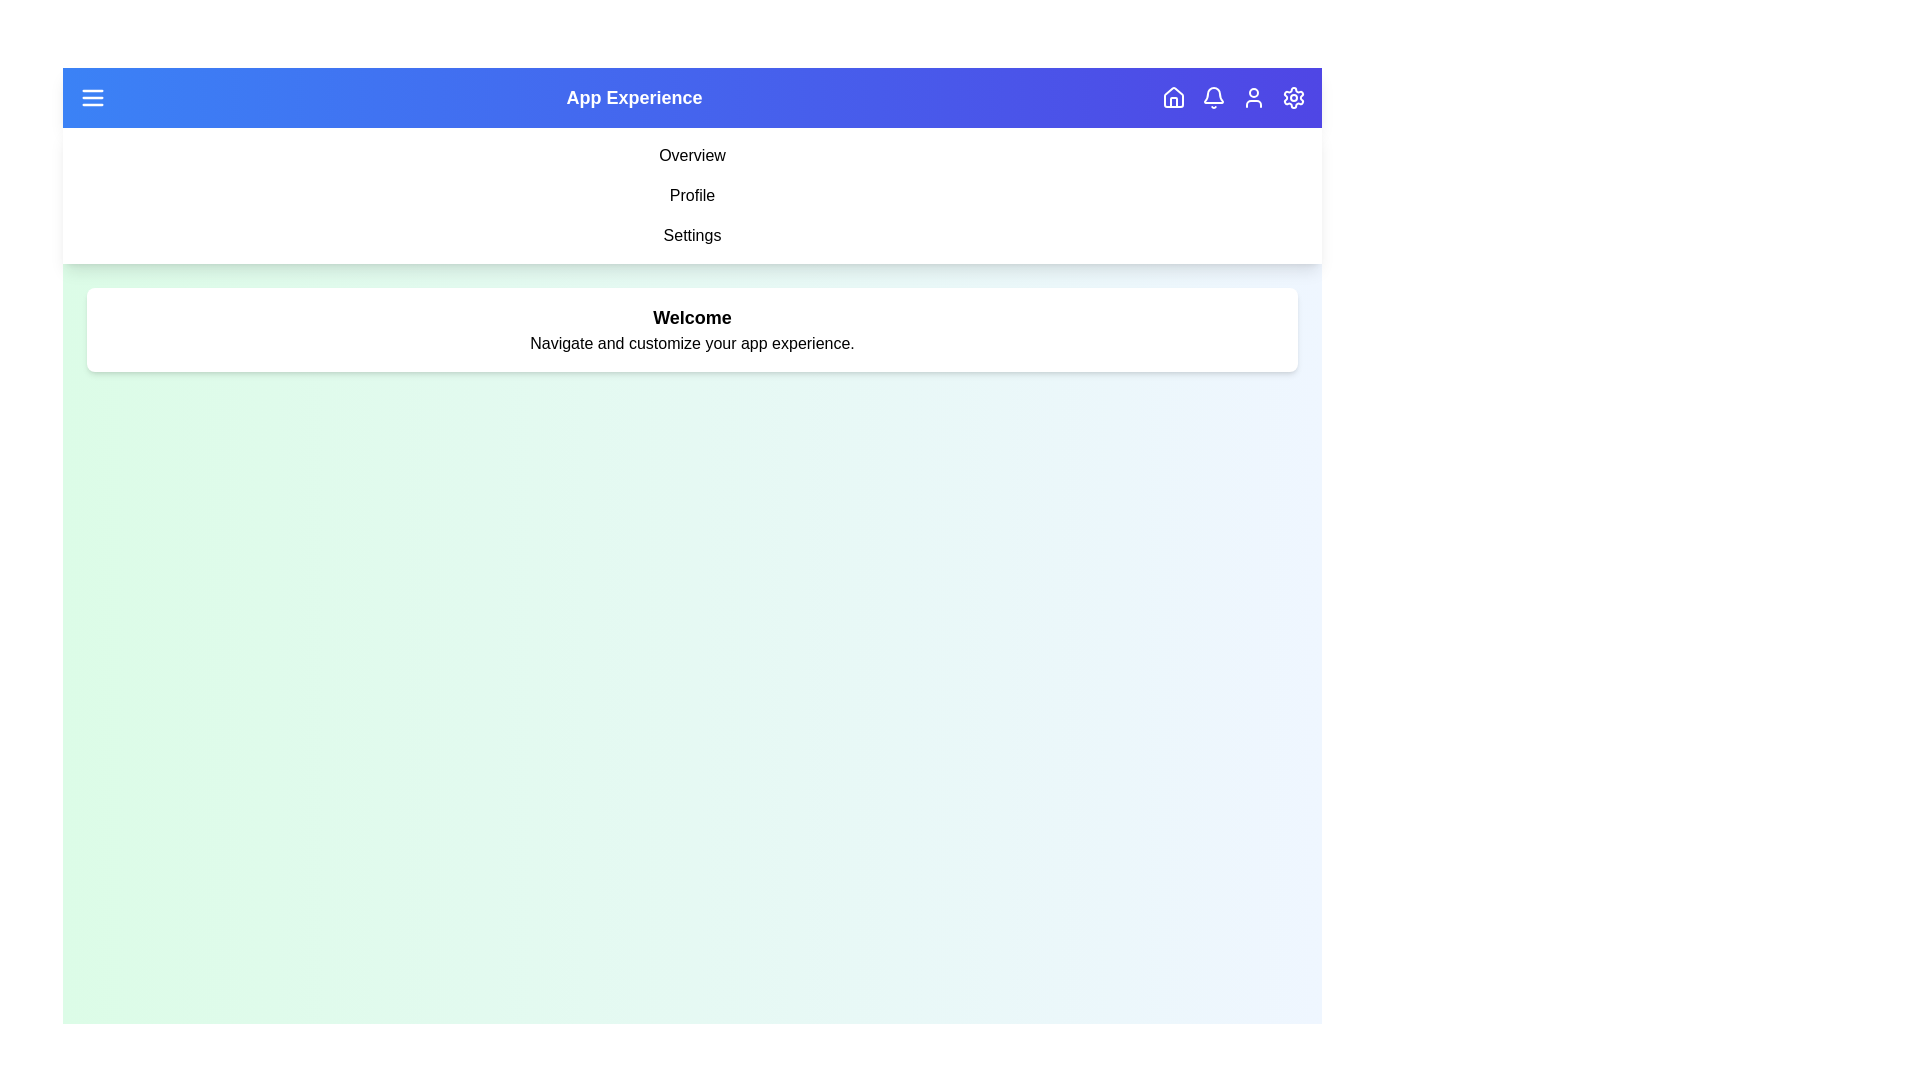  What do you see at coordinates (692, 154) in the screenshot?
I see `the navigation item labeled Overview to navigate to the respective section` at bounding box center [692, 154].